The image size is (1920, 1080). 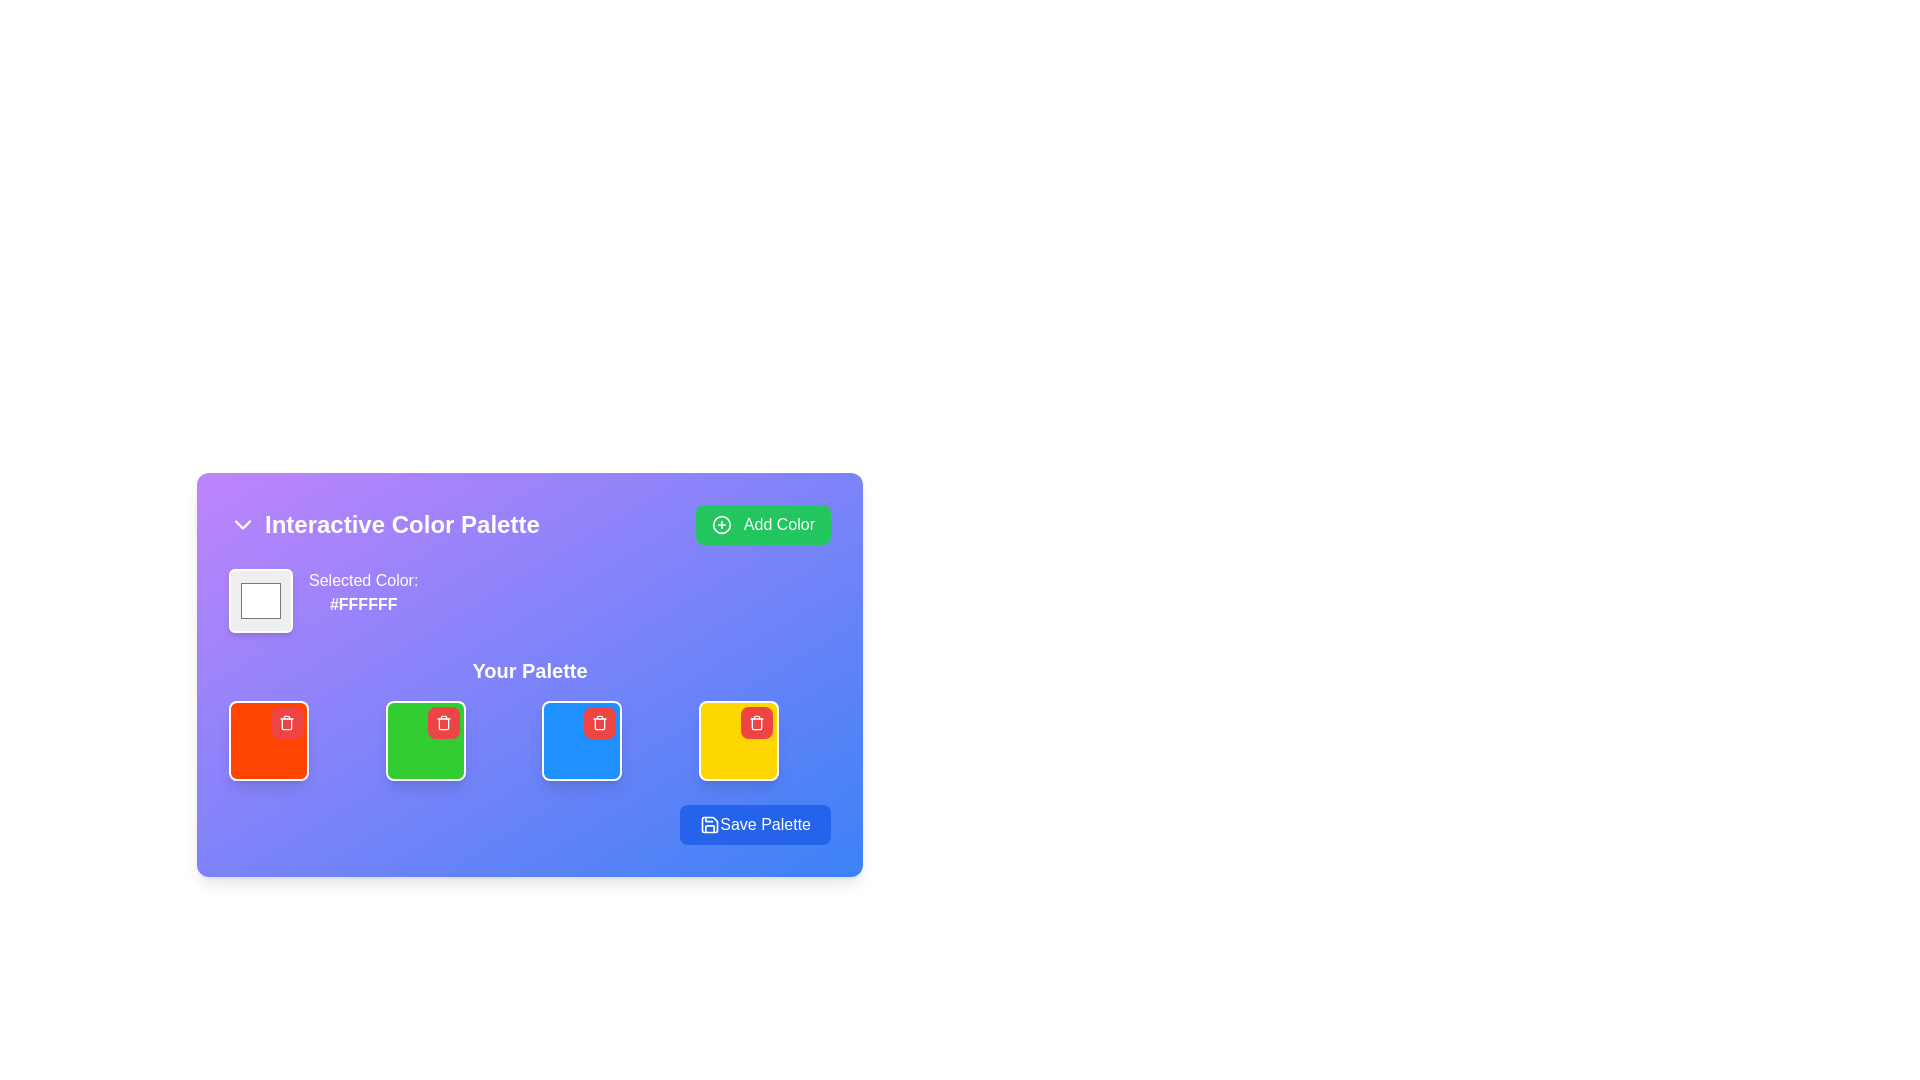 What do you see at coordinates (737, 740) in the screenshot?
I see `the interactive button with a golden yellow background, white border, and subtle shadow effect located in the bottom right of the interface` at bounding box center [737, 740].